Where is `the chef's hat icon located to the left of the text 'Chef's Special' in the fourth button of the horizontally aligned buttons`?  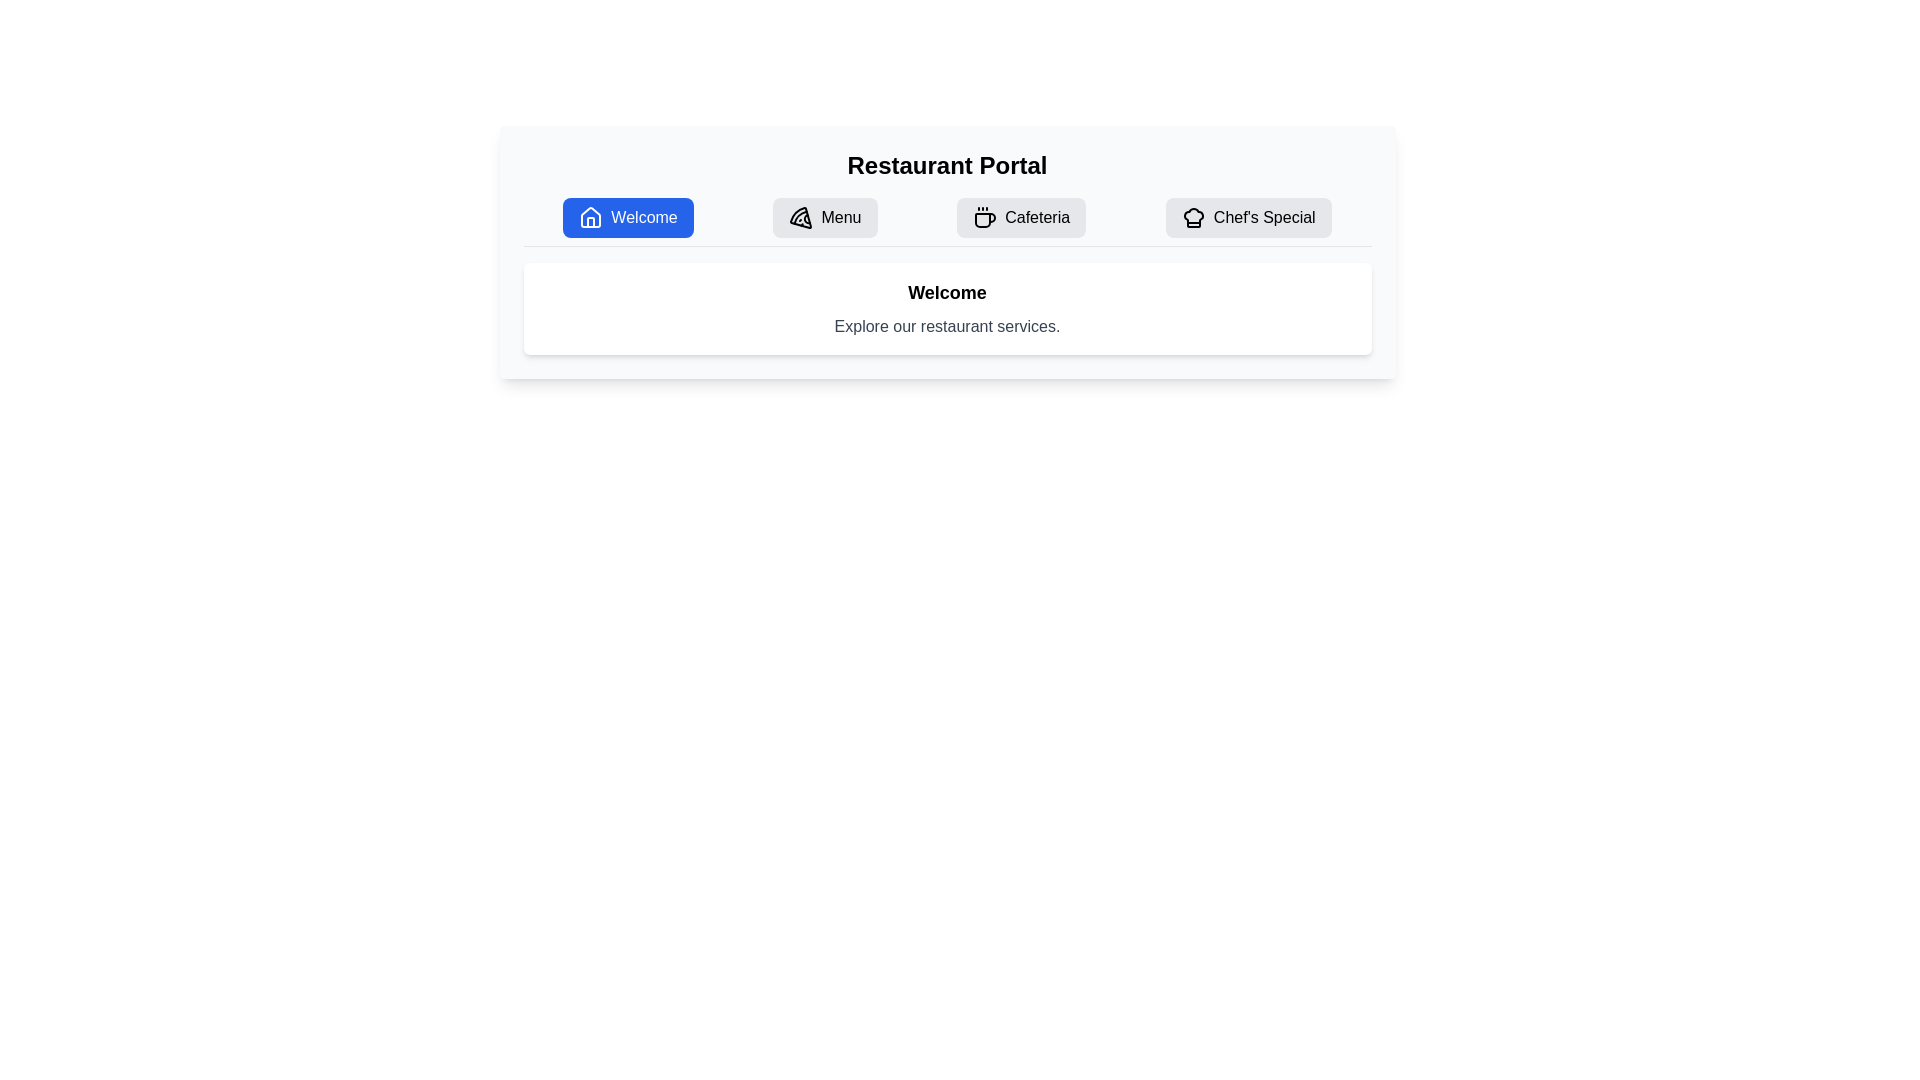
the chef's hat icon located to the left of the text 'Chef's Special' in the fourth button of the horizontally aligned buttons is located at coordinates (1193, 218).